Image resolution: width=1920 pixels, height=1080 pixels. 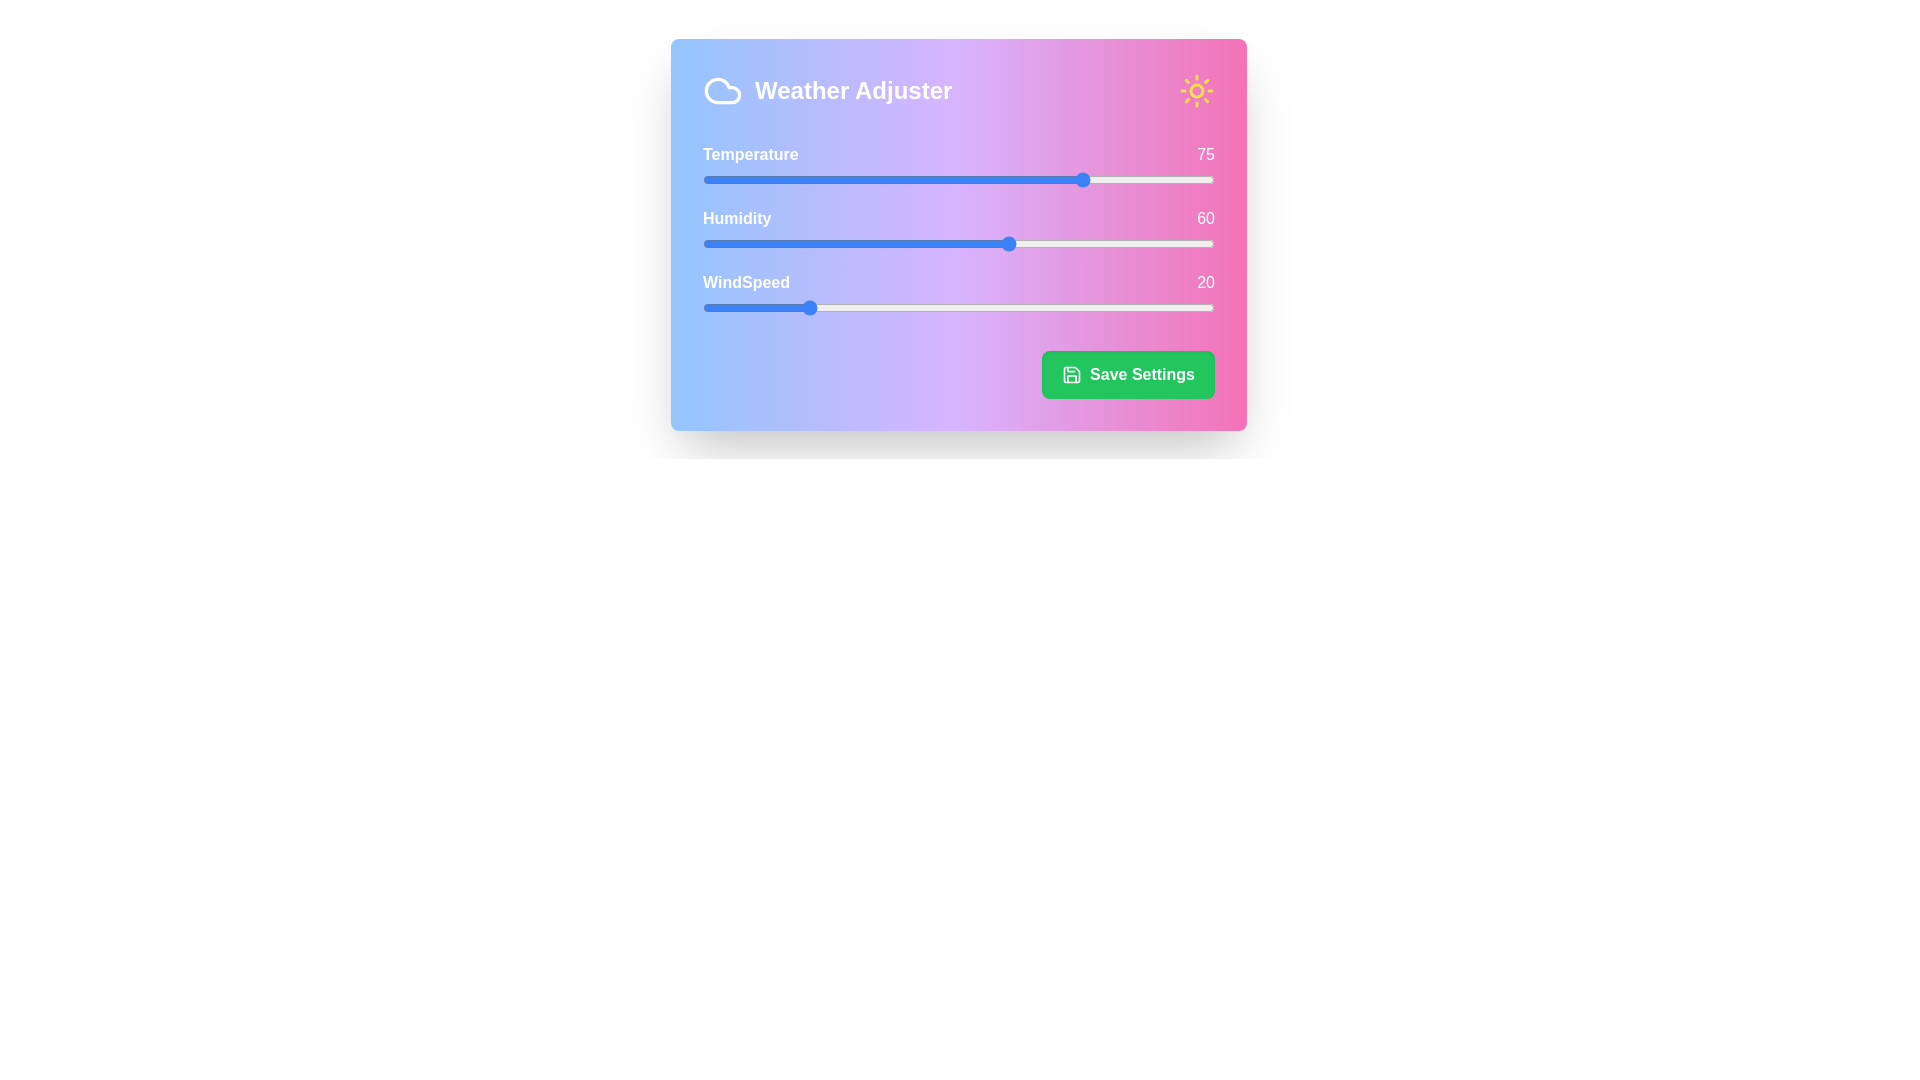 What do you see at coordinates (732, 180) in the screenshot?
I see `the temperature slider` at bounding box center [732, 180].